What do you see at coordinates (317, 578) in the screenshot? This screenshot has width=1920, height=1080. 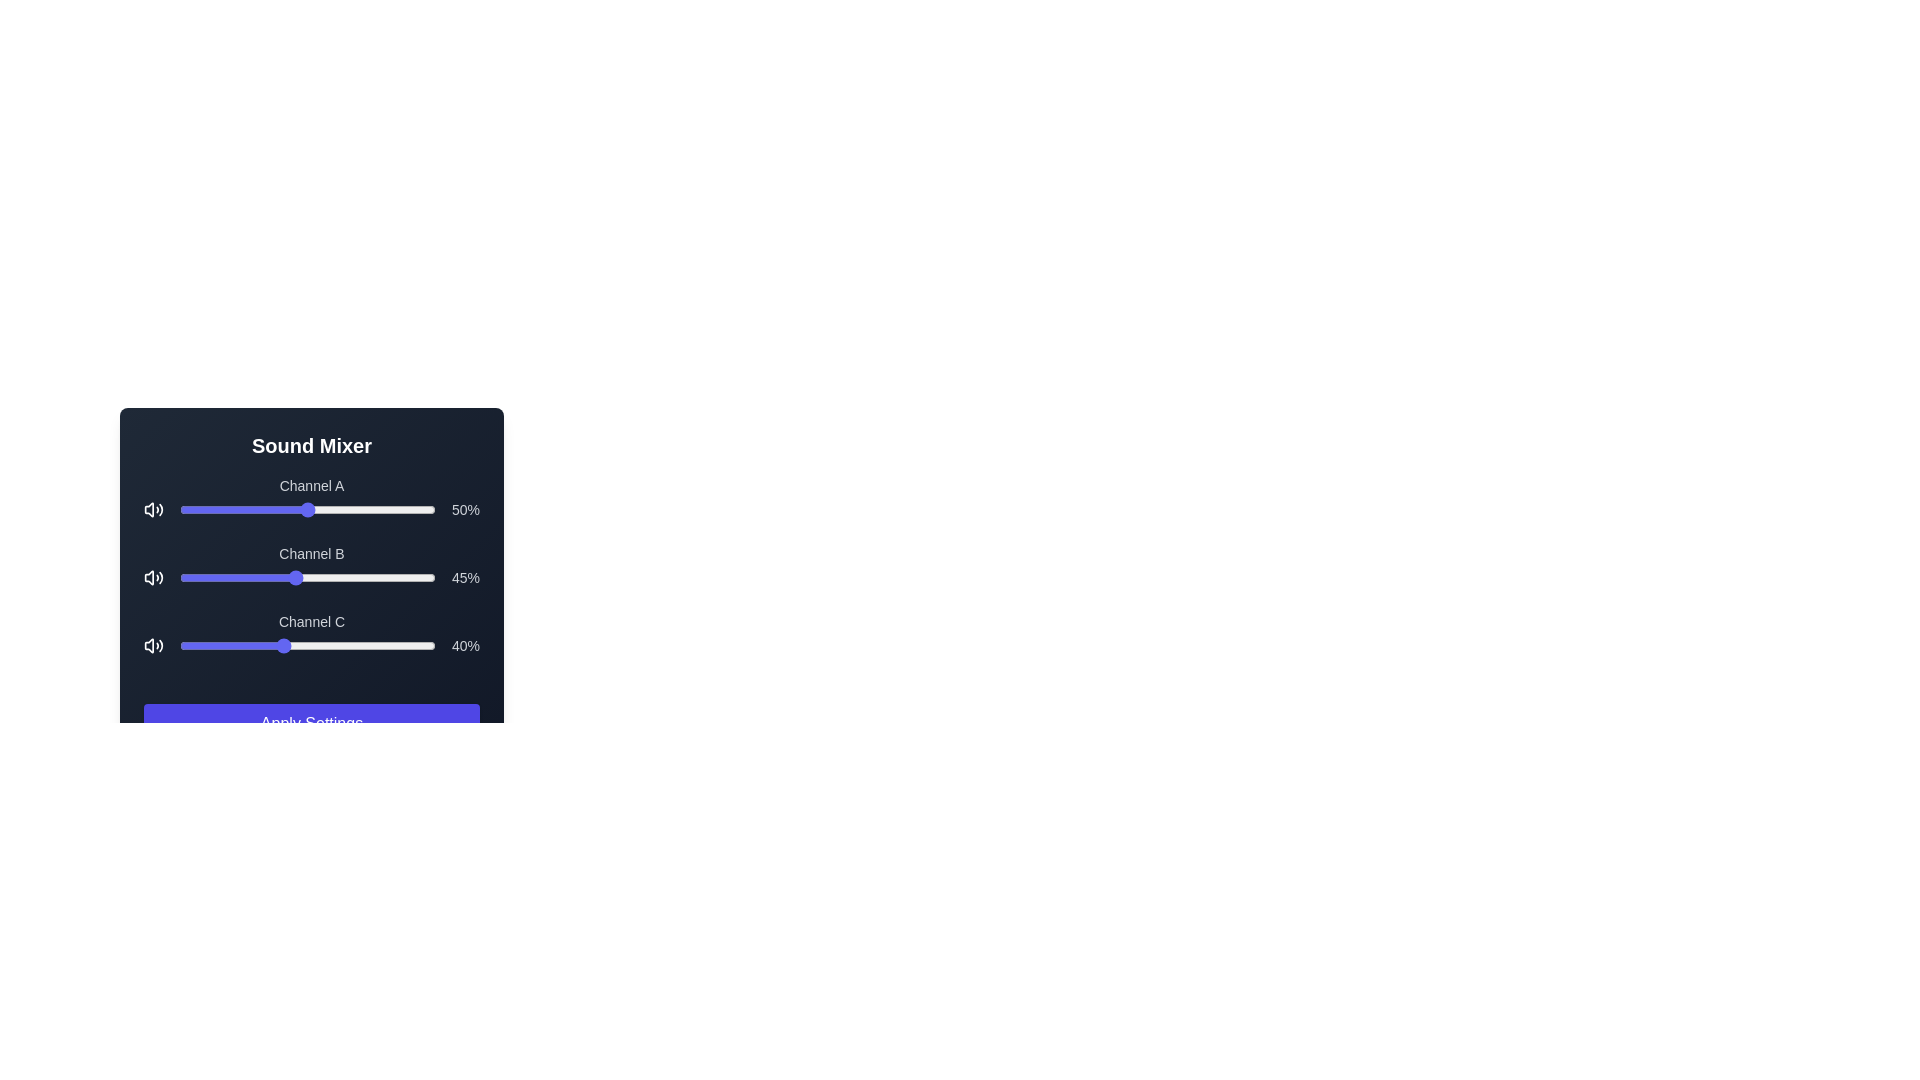 I see `the Channel B volume` at bounding box center [317, 578].